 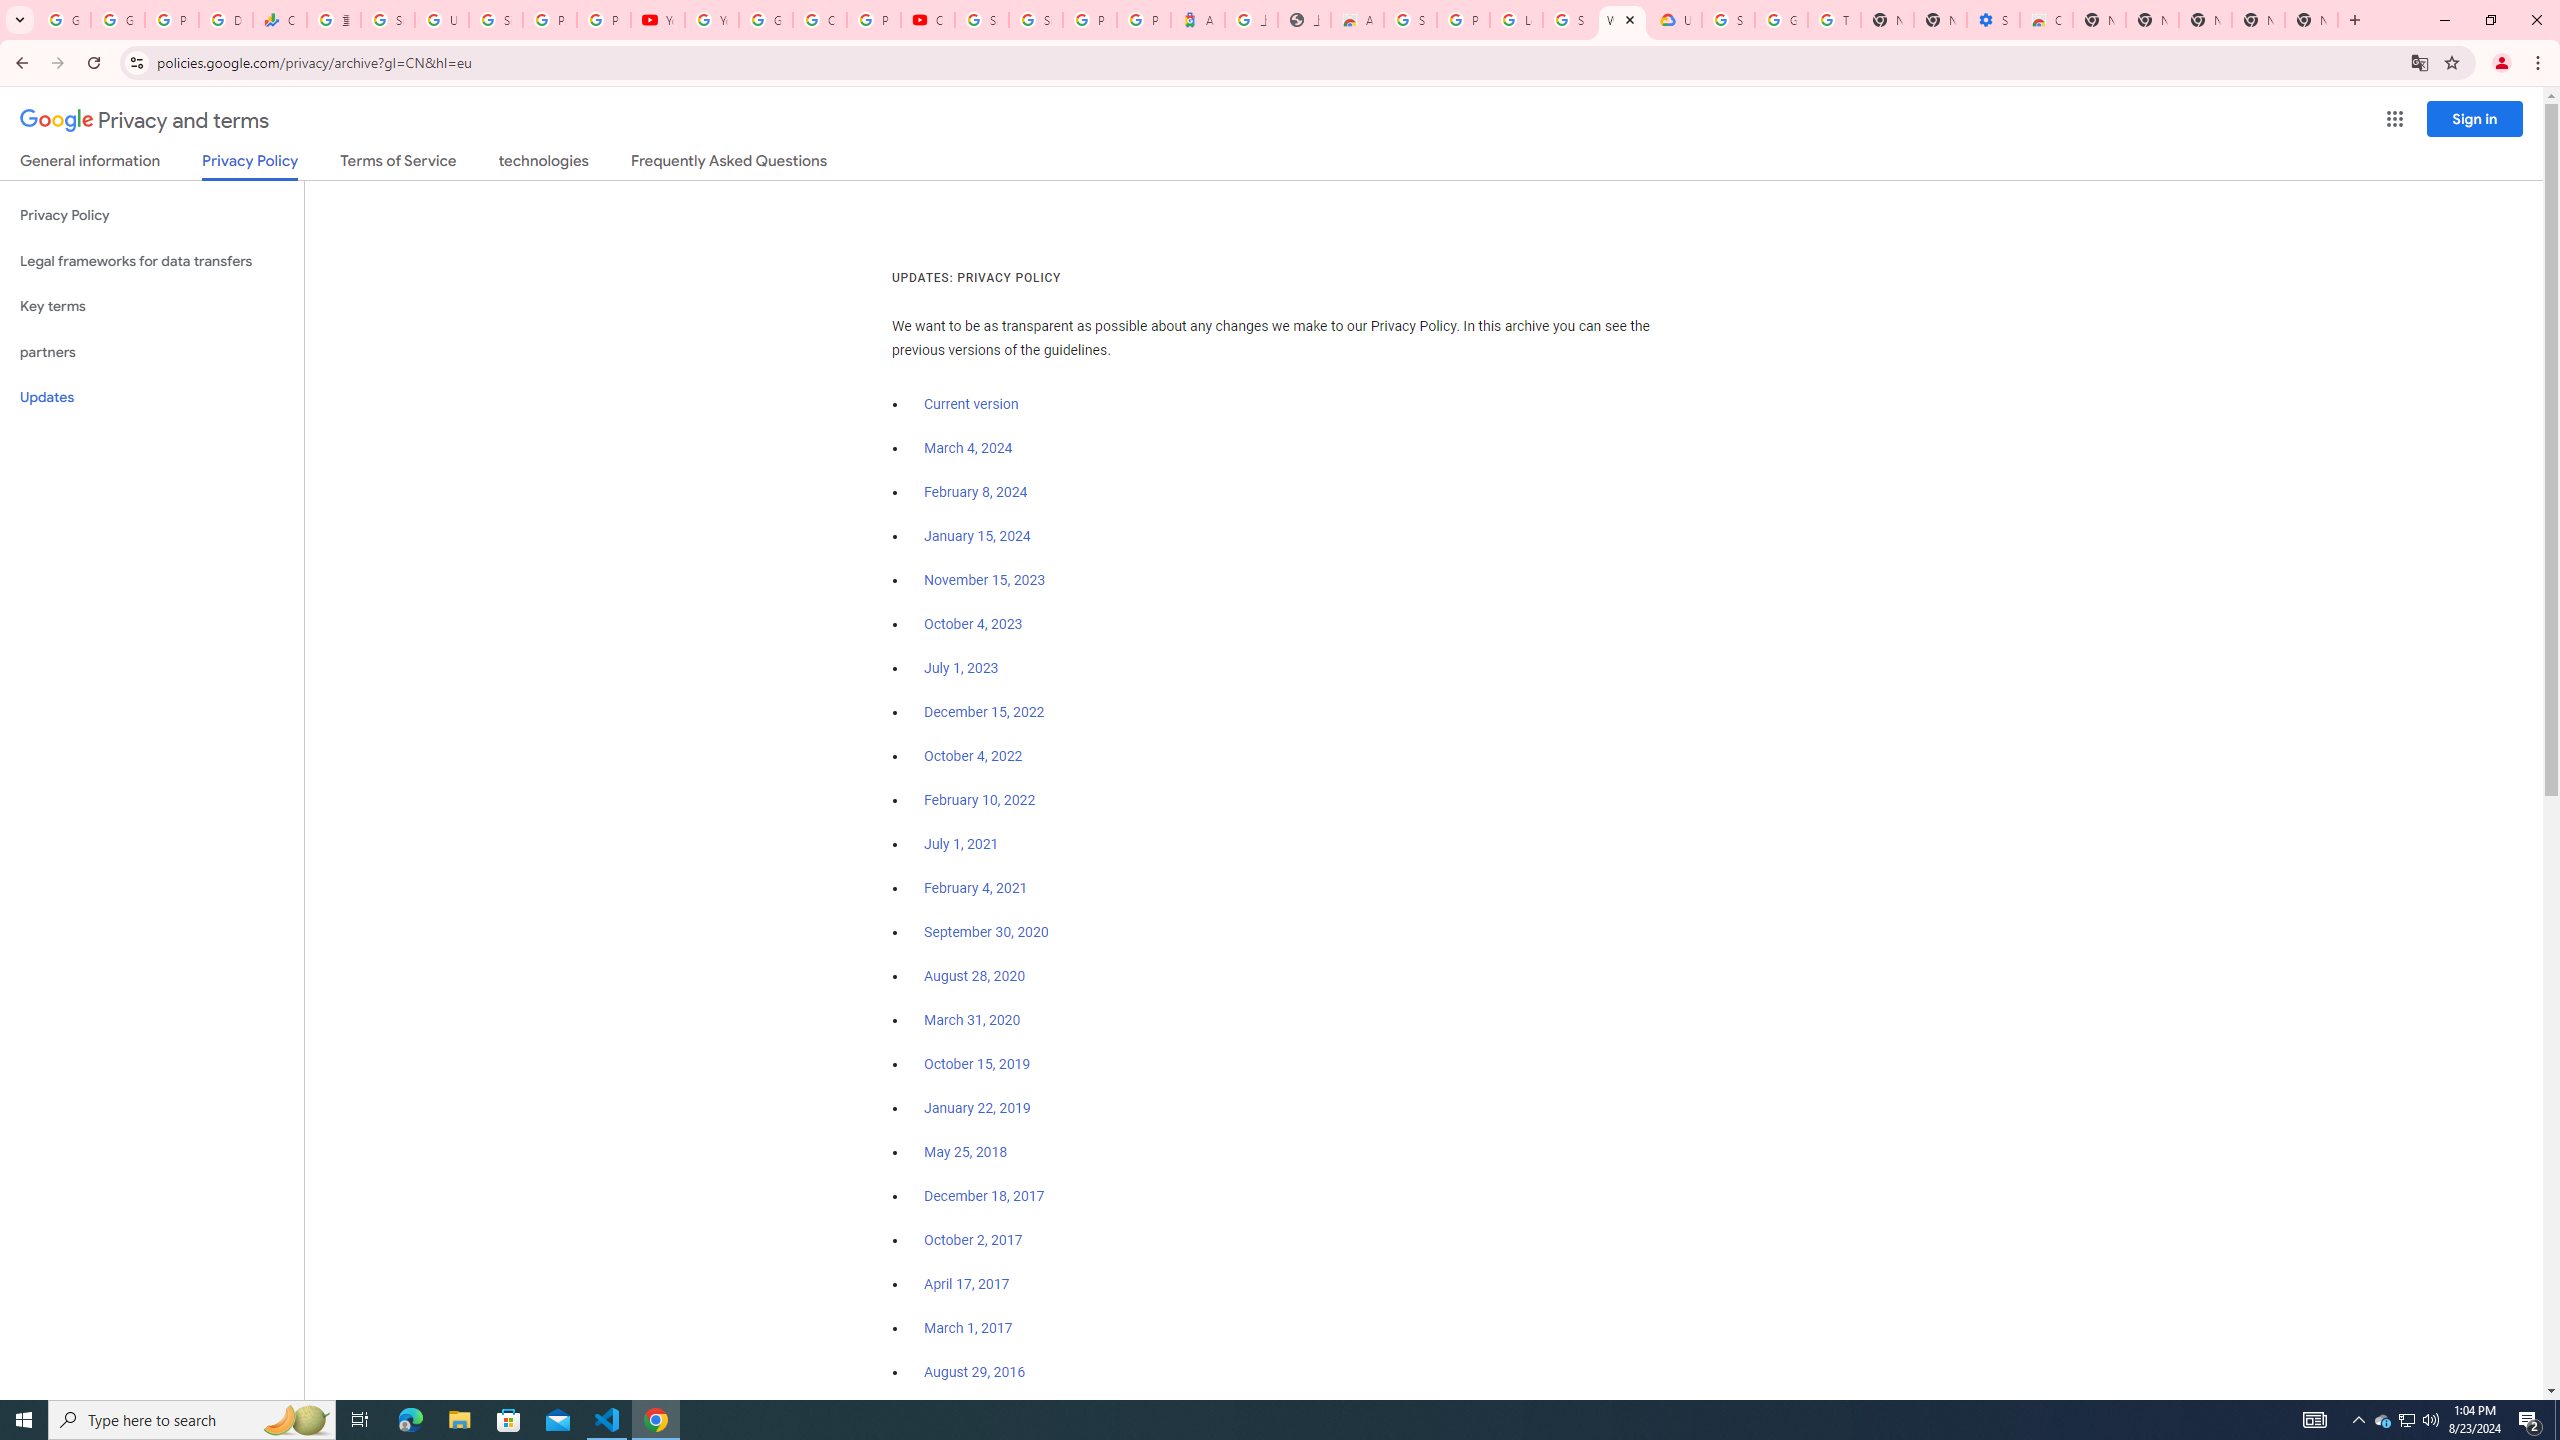 I want to click on 'You', so click(x=2502, y=62).